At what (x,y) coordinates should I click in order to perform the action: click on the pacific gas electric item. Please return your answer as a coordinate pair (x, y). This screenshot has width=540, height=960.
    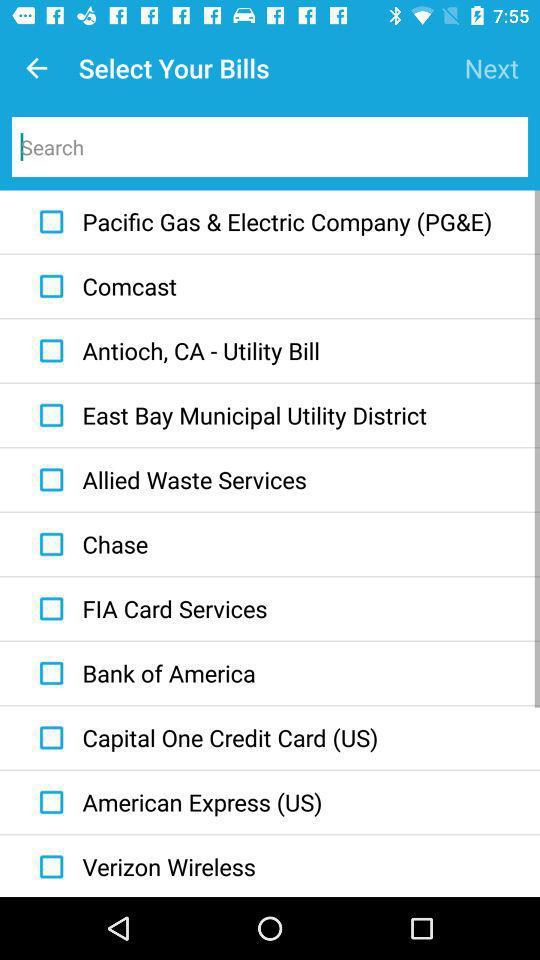
    Looking at the image, I should click on (261, 222).